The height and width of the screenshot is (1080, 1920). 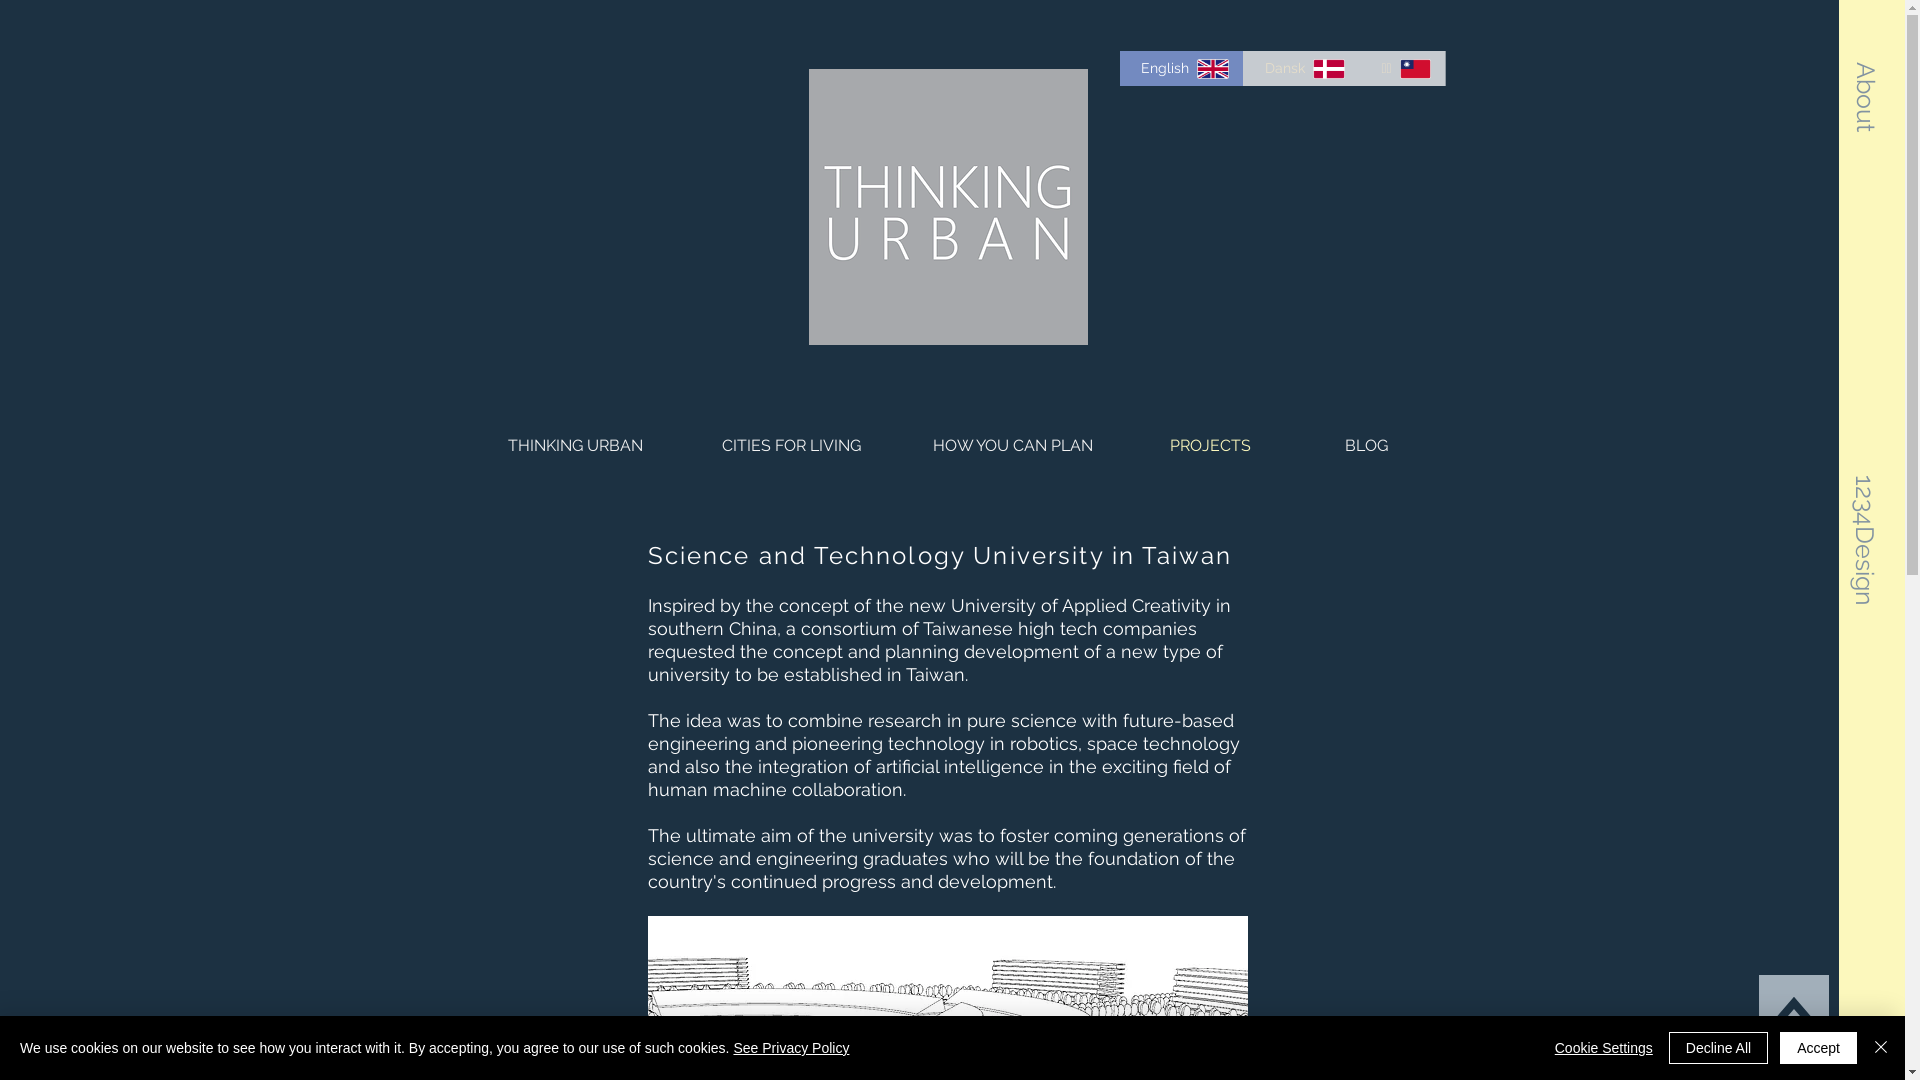 What do you see at coordinates (790, 1047) in the screenshot?
I see `'See Privacy Policy'` at bounding box center [790, 1047].